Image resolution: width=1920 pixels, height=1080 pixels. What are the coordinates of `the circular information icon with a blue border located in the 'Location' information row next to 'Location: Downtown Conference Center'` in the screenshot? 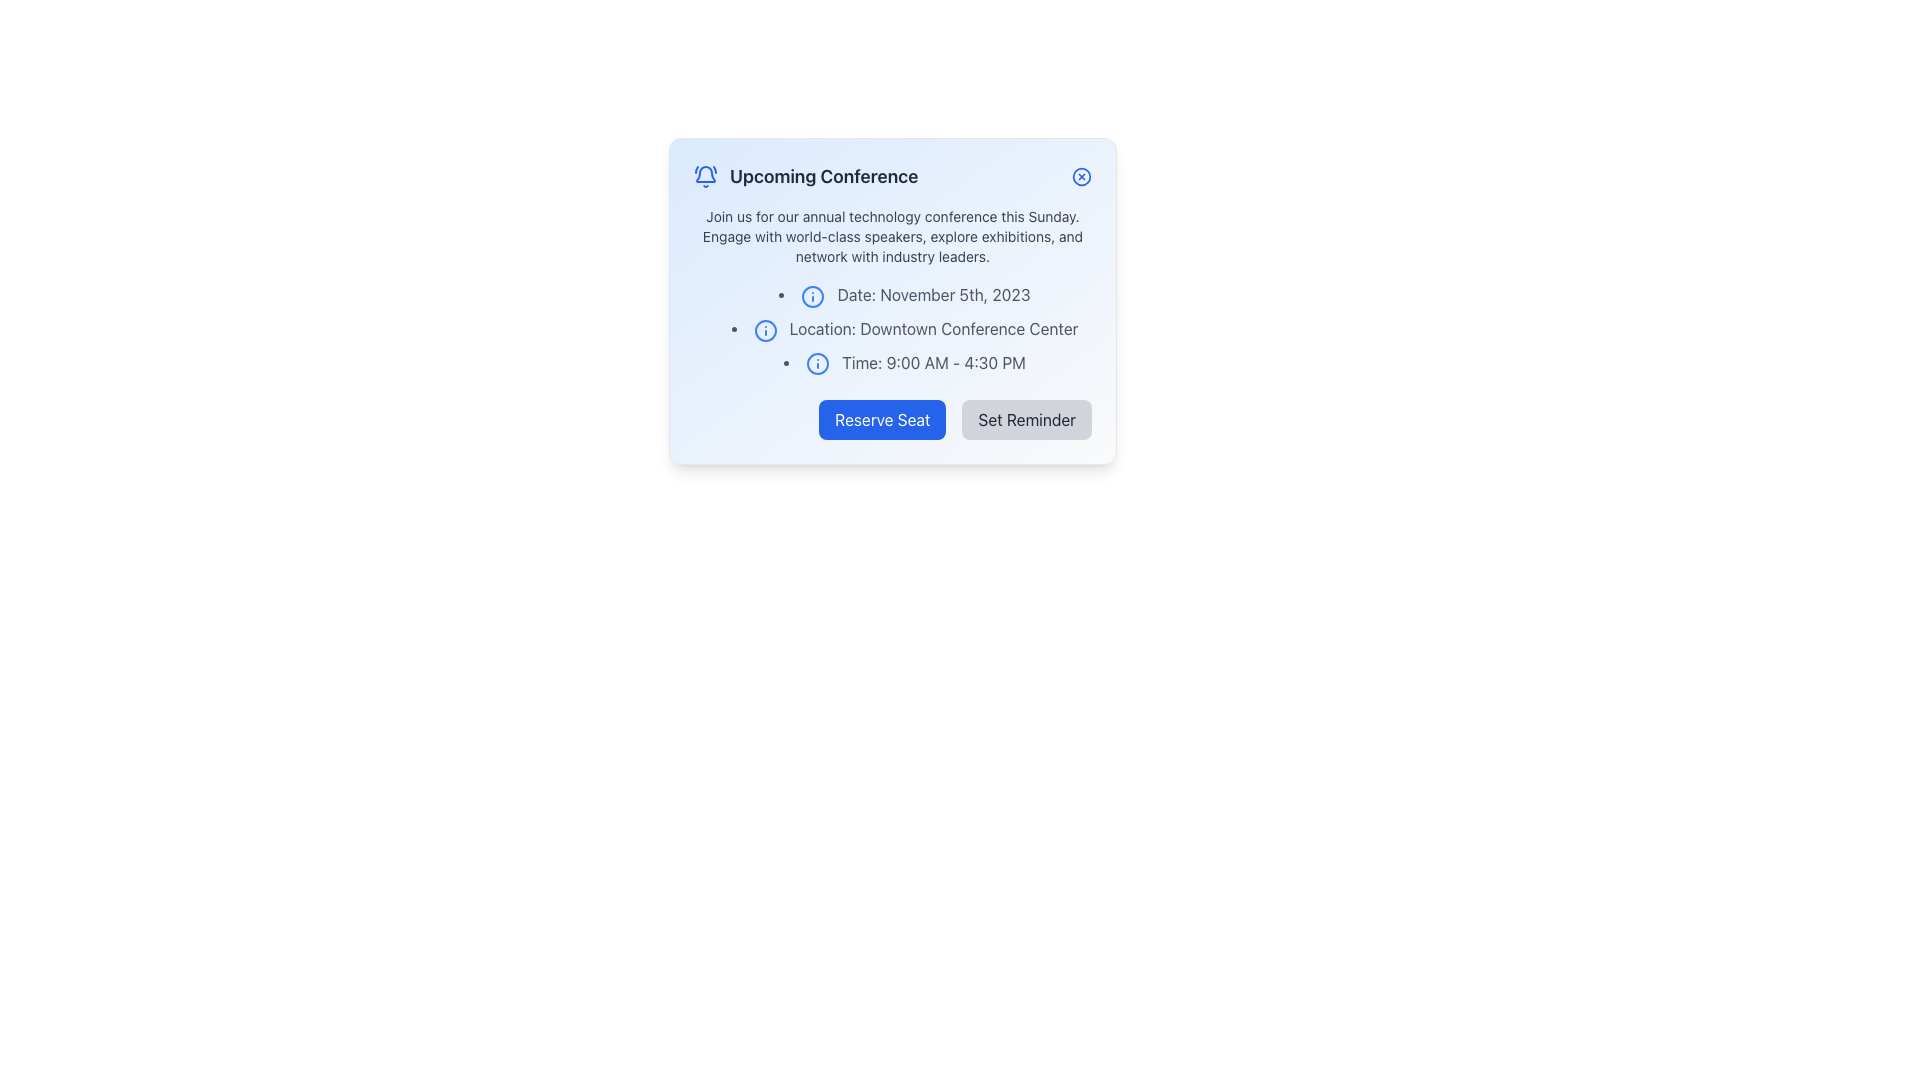 It's located at (764, 329).